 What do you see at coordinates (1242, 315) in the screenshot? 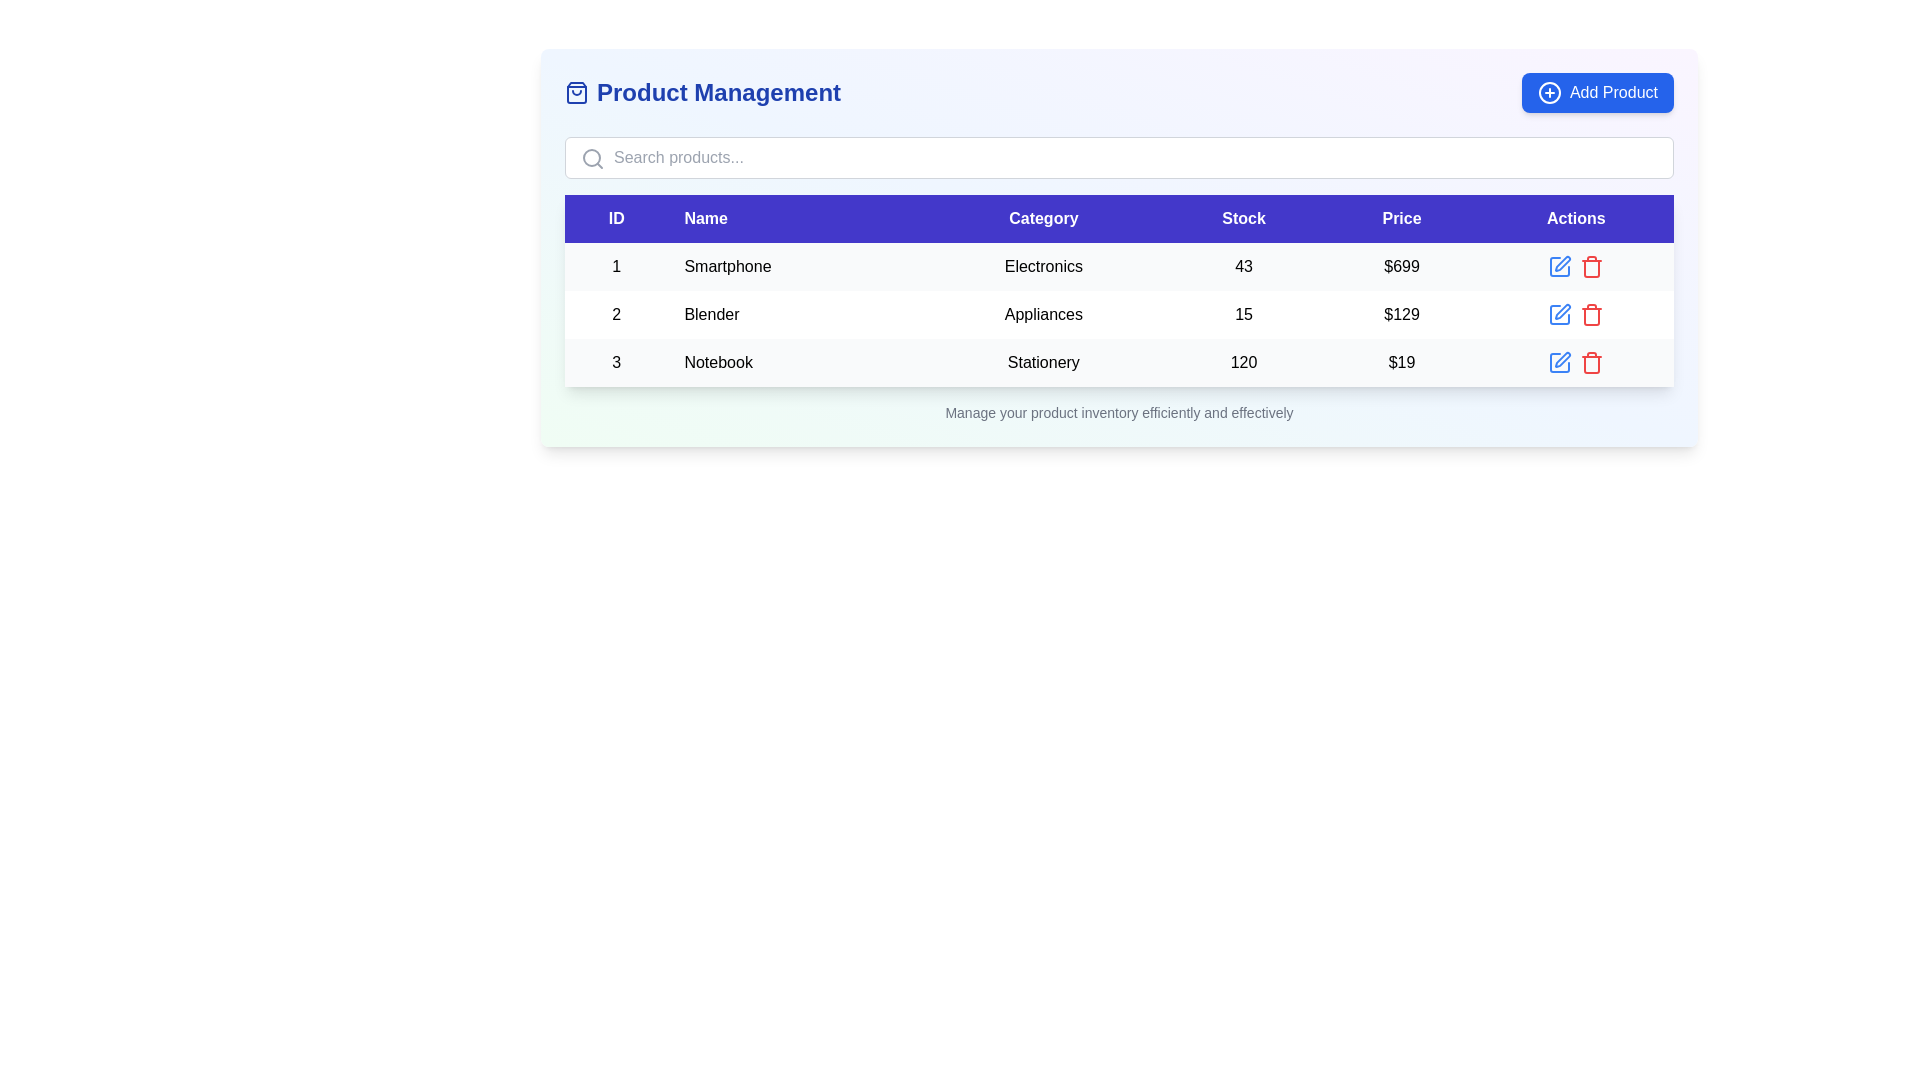
I see `the text label displaying the number '15' in the 'Stock' column of the tabulated layout for the item 'Blender'` at bounding box center [1242, 315].